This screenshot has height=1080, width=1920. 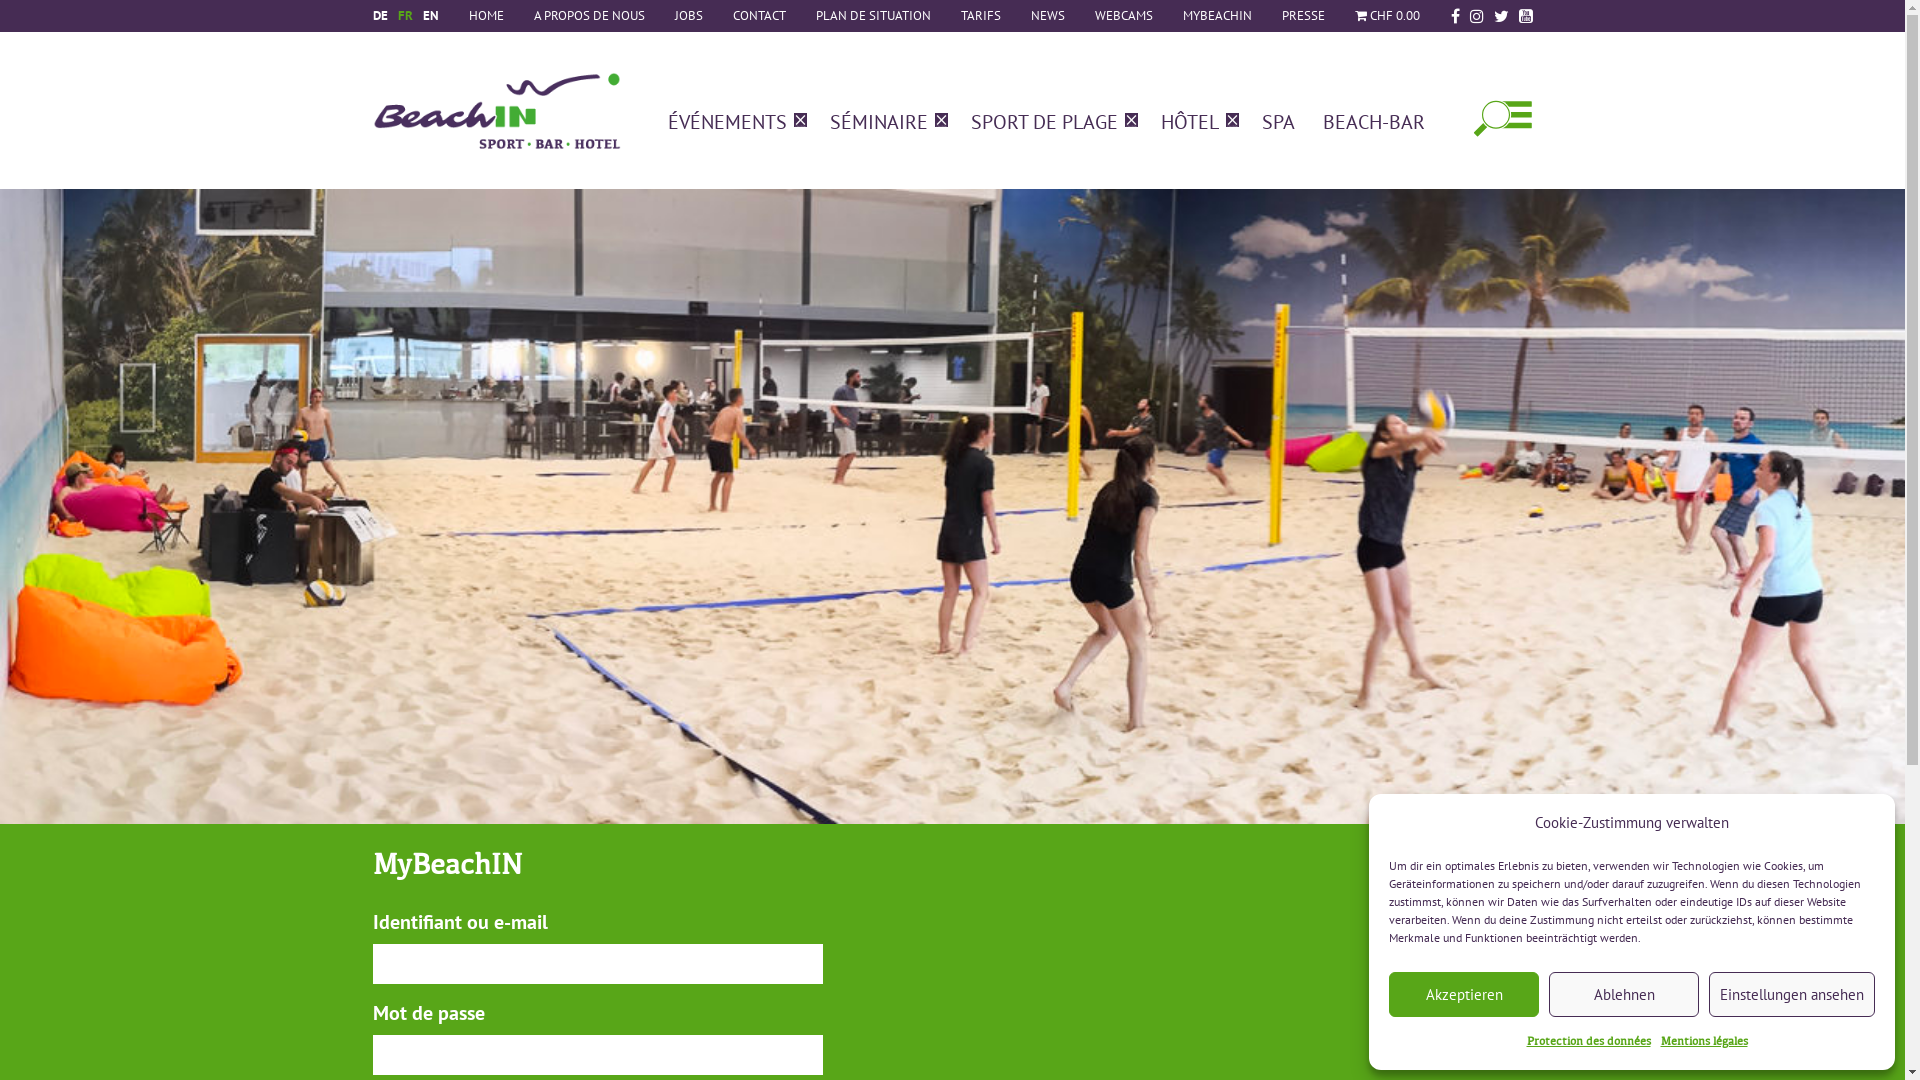 What do you see at coordinates (1043, 122) in the screenshot?
I see `'SPORT DE PLAGE'` at bounding box center [1043, 122].